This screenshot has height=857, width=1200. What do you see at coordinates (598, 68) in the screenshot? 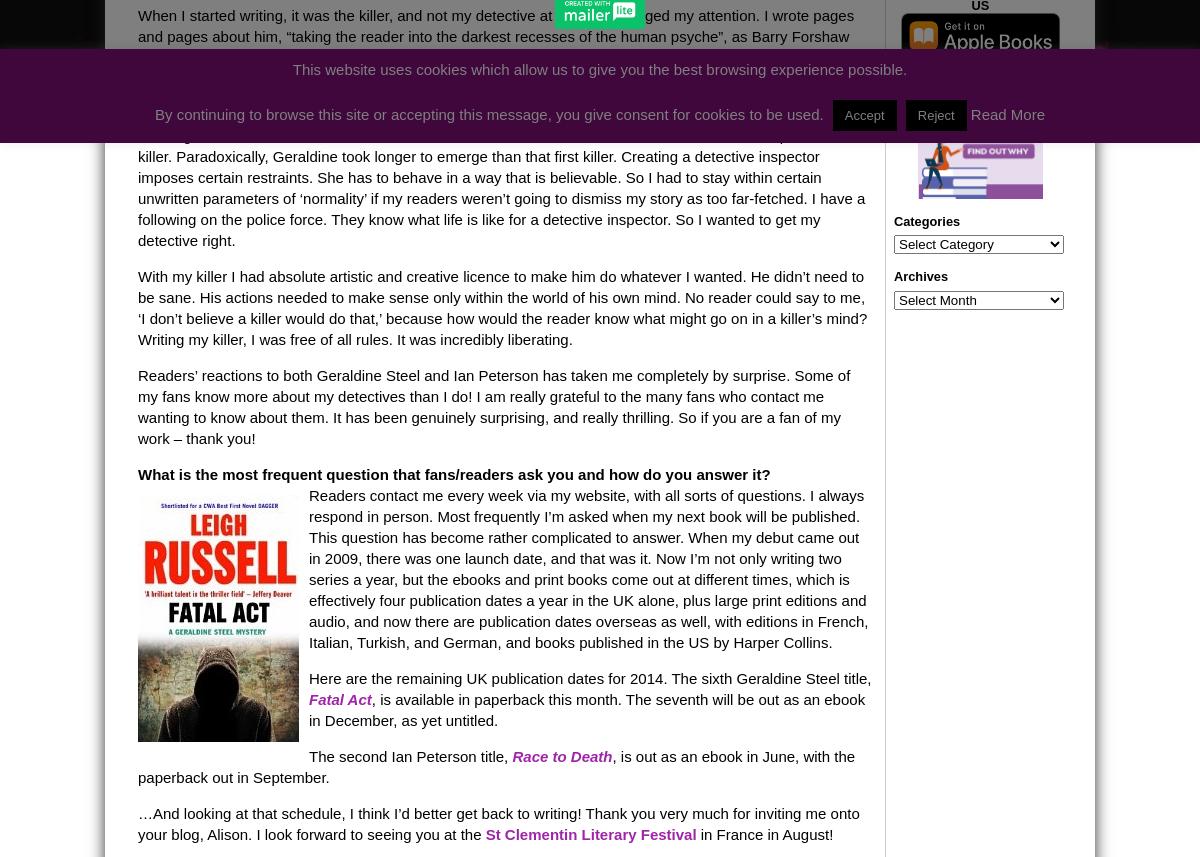
I see `'This website uses cookies which allow us to give you the best browsing experience possible.'` at bounding box center [598, 68].